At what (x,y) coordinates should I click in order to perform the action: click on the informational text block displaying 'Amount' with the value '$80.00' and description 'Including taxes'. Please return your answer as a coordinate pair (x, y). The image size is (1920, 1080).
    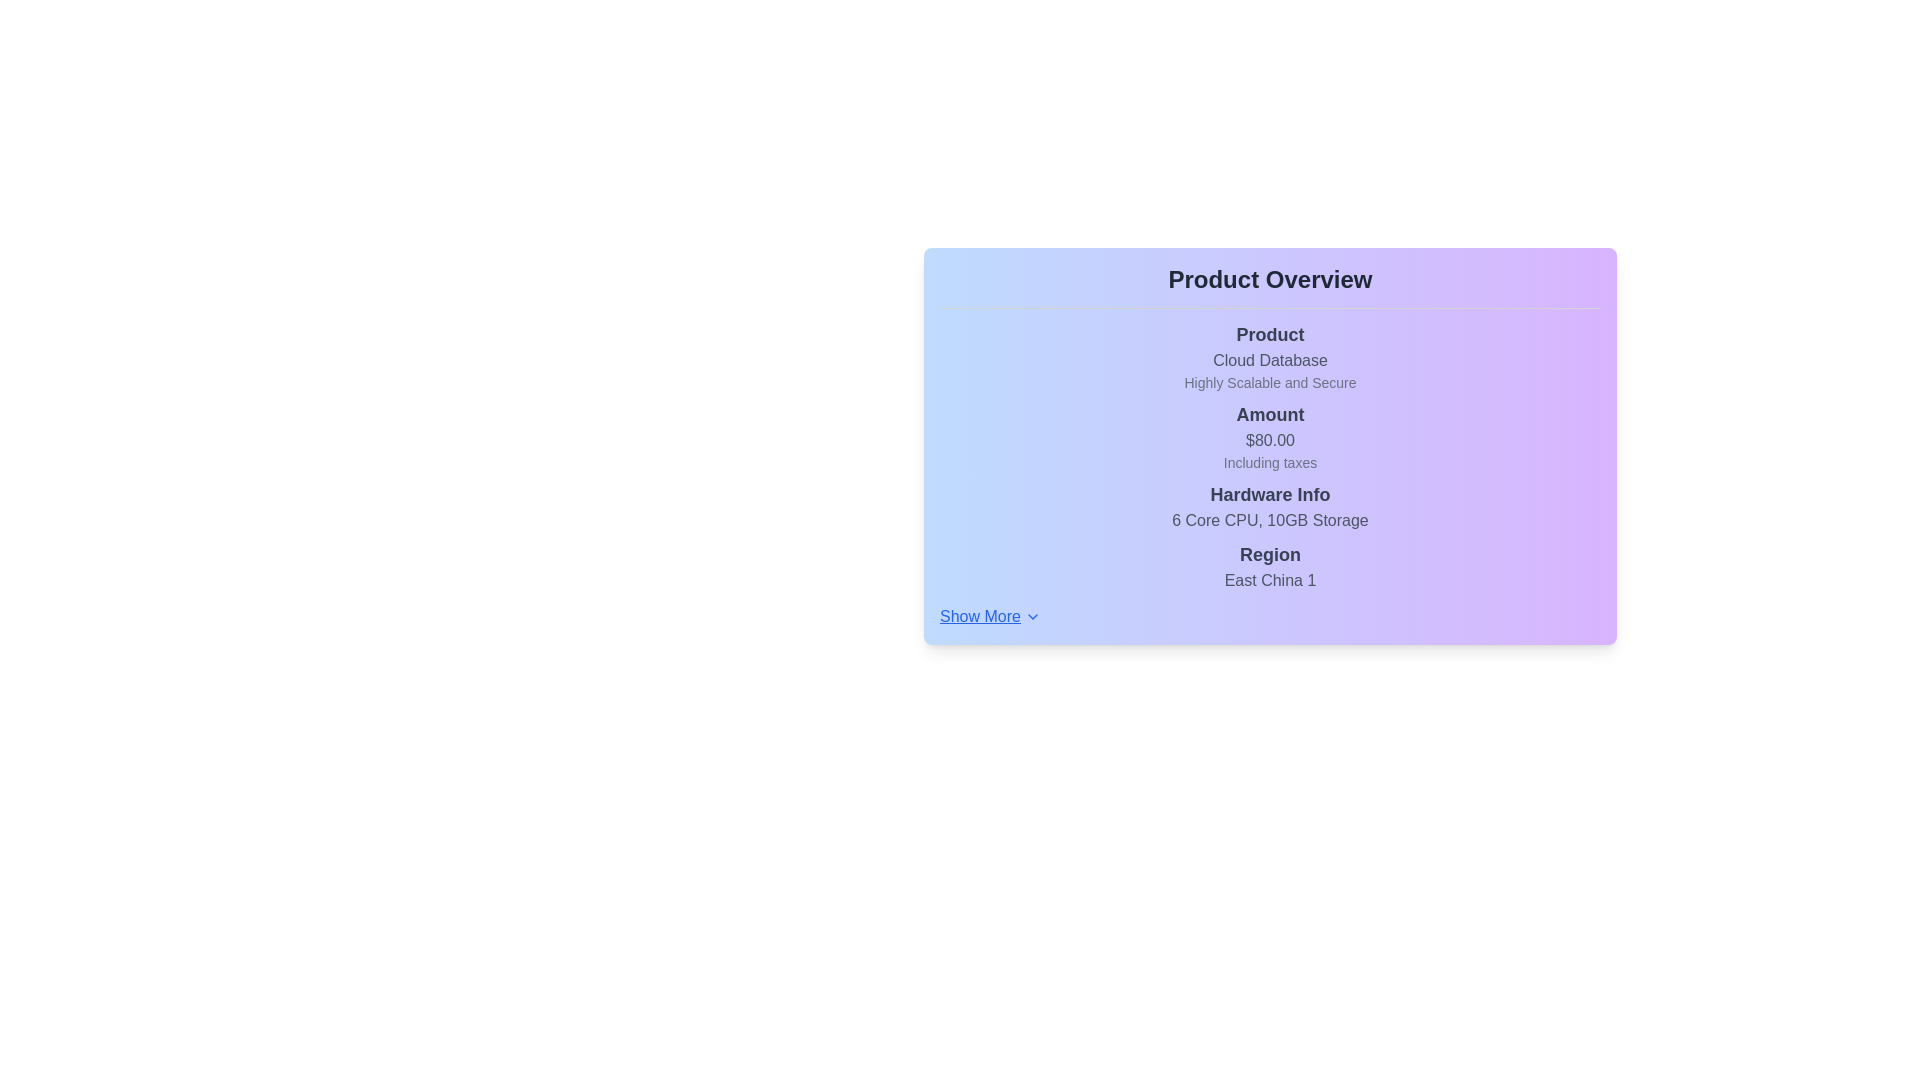
    Looking at the image, I should click on (1269, 435).